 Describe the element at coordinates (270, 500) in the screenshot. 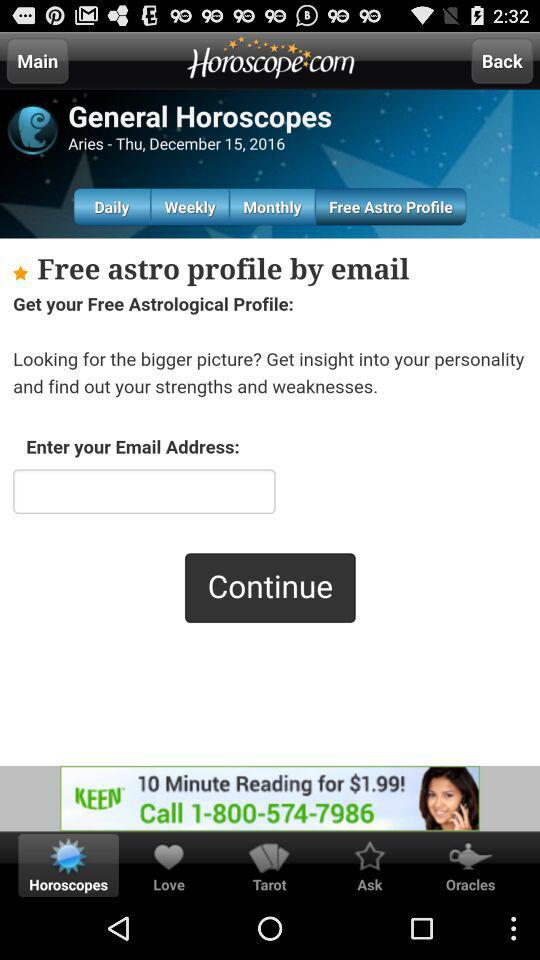

I see `contact page` at that location.